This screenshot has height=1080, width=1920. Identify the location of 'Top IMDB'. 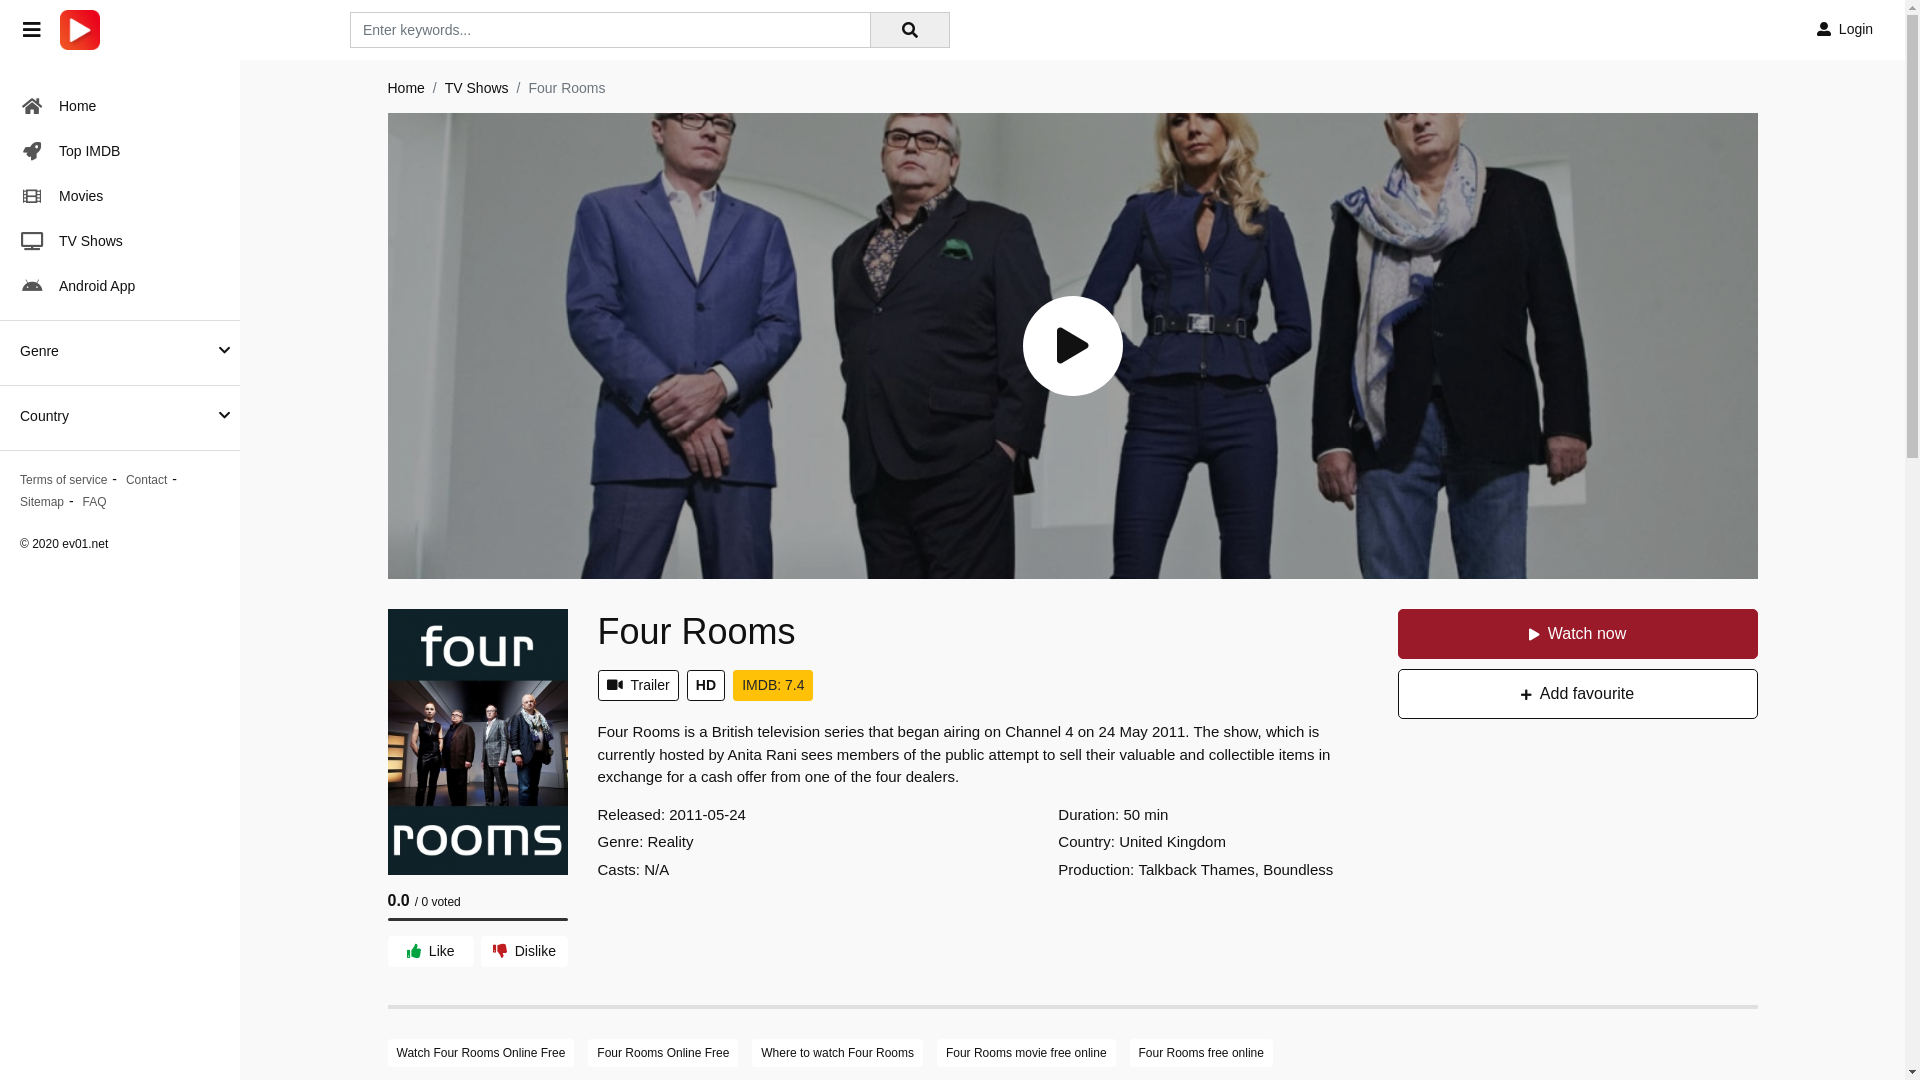
(0, 149).